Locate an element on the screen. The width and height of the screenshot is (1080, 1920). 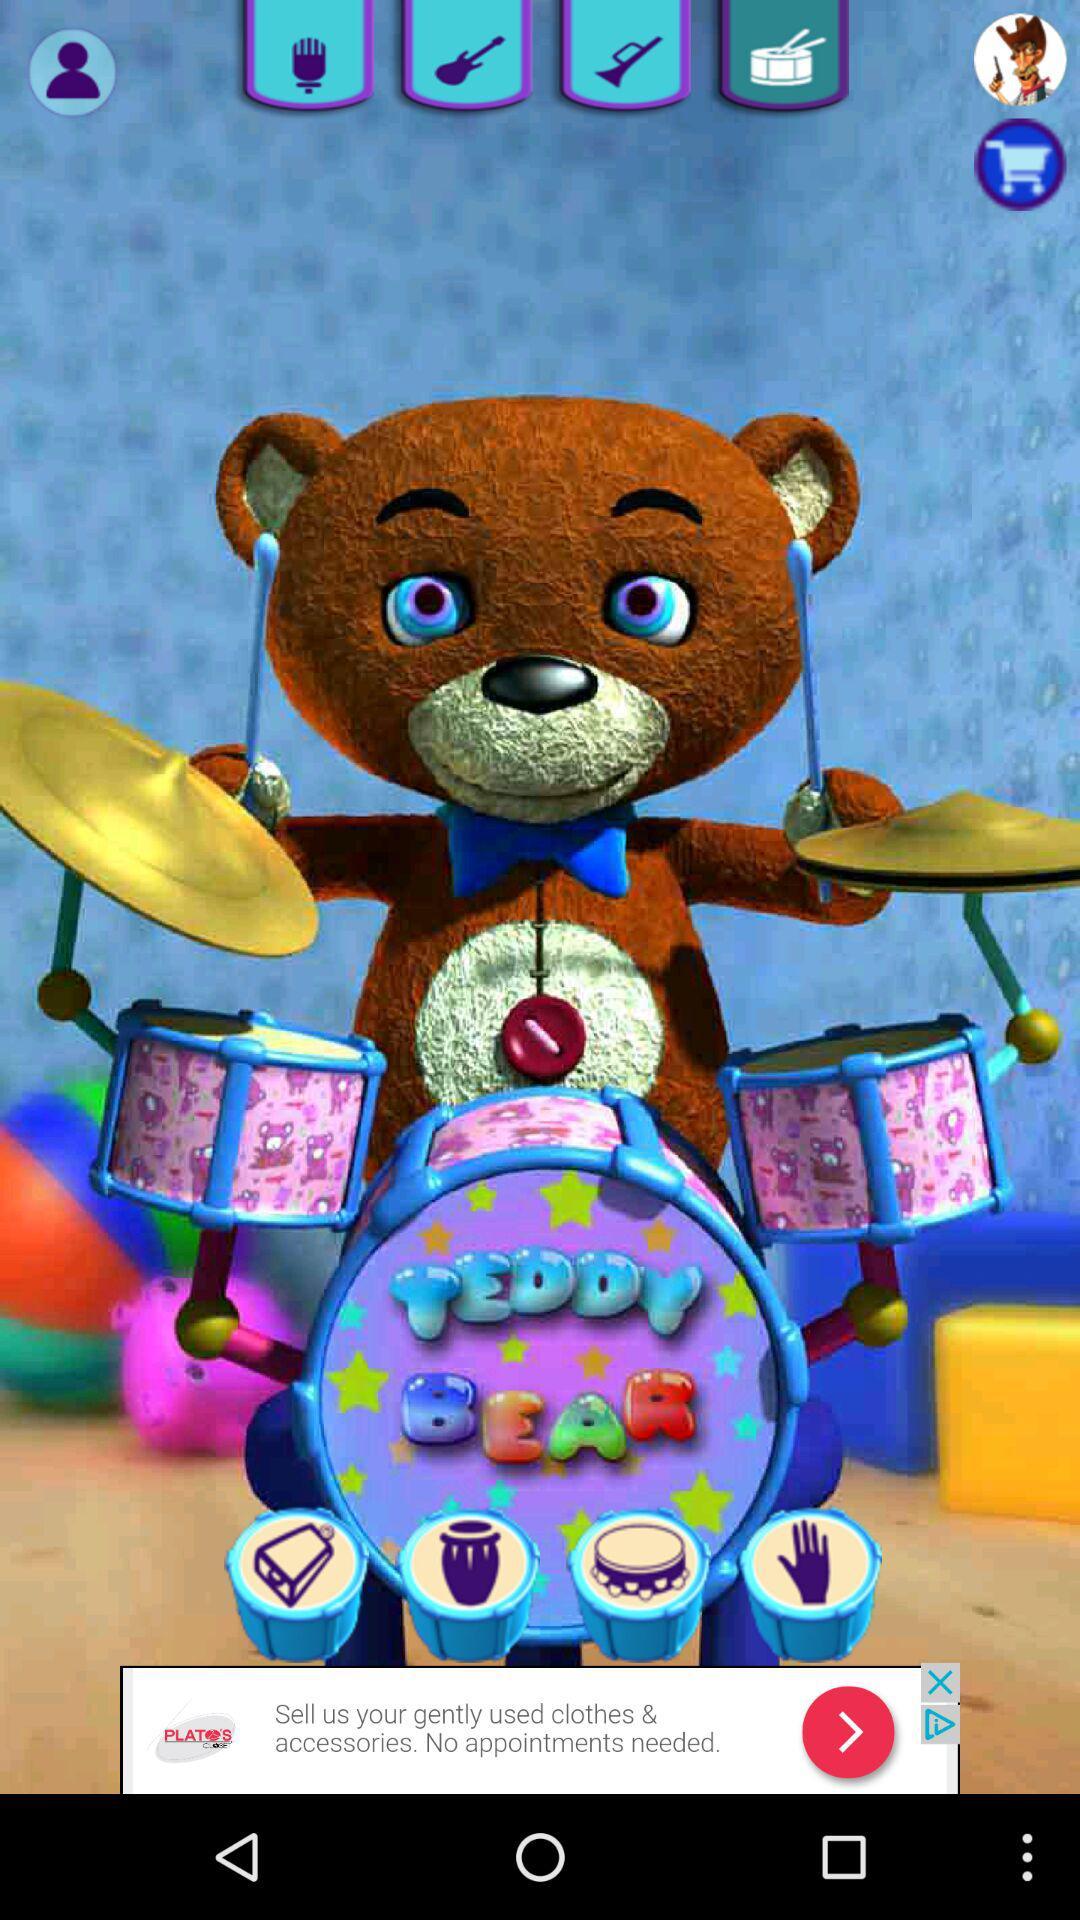
the cart icon is located at coordinates (1020, 176).